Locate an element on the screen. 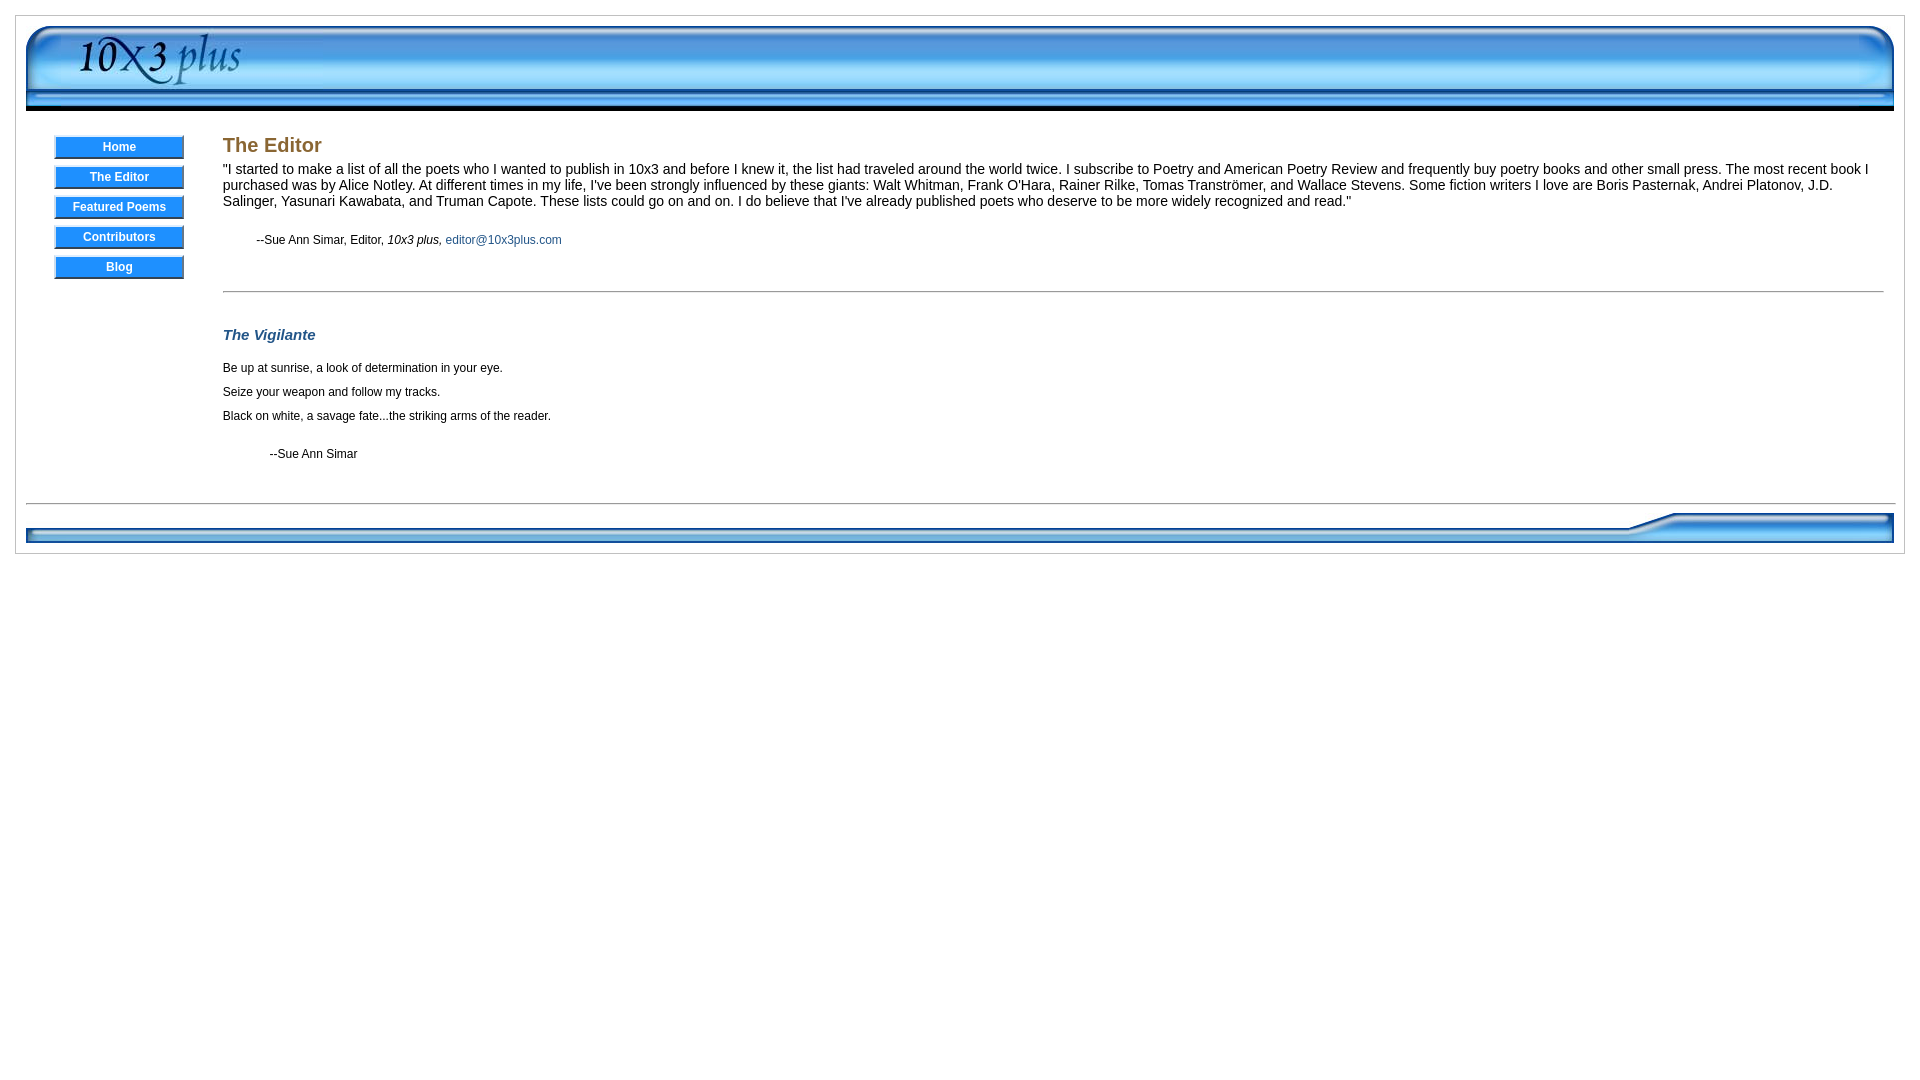  'Home' is located at coordinates (118, 145).